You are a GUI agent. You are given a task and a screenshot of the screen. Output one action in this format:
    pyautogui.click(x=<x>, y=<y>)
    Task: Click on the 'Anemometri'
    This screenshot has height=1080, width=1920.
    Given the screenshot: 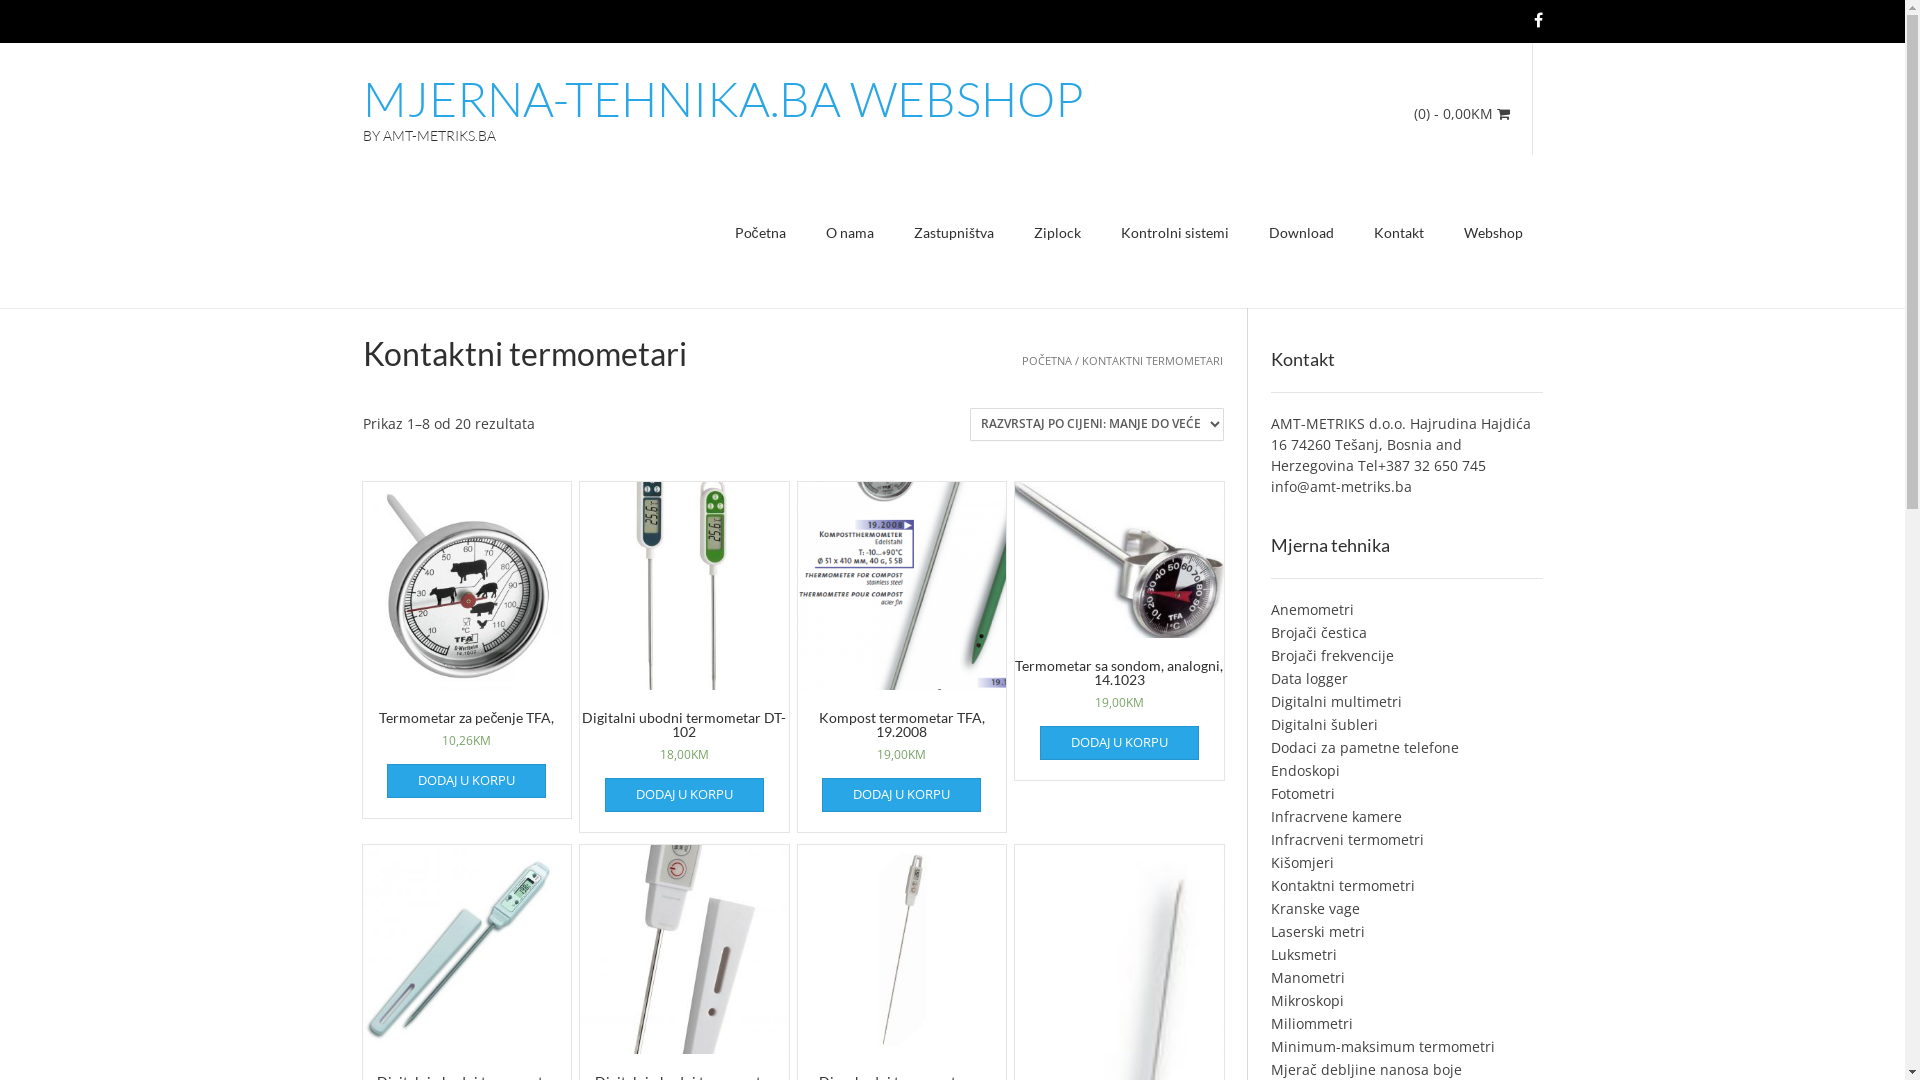 What is the action you would take?
    pyautogui.click(x=1312, y=608)
    